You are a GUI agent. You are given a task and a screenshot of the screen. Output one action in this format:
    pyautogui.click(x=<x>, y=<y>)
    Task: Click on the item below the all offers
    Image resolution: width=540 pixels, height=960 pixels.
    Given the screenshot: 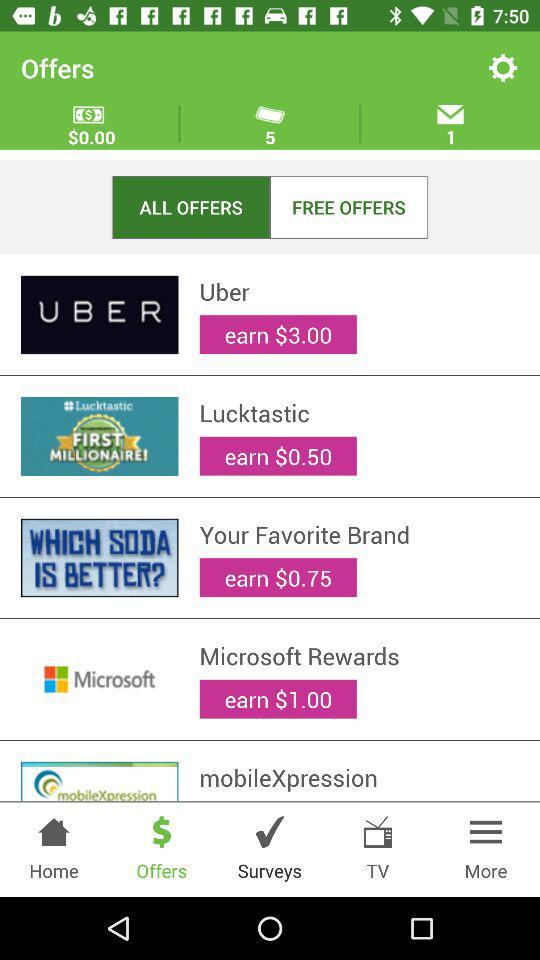 What is the action you would take?
    pyautogui.click(x=358, y=290)
    